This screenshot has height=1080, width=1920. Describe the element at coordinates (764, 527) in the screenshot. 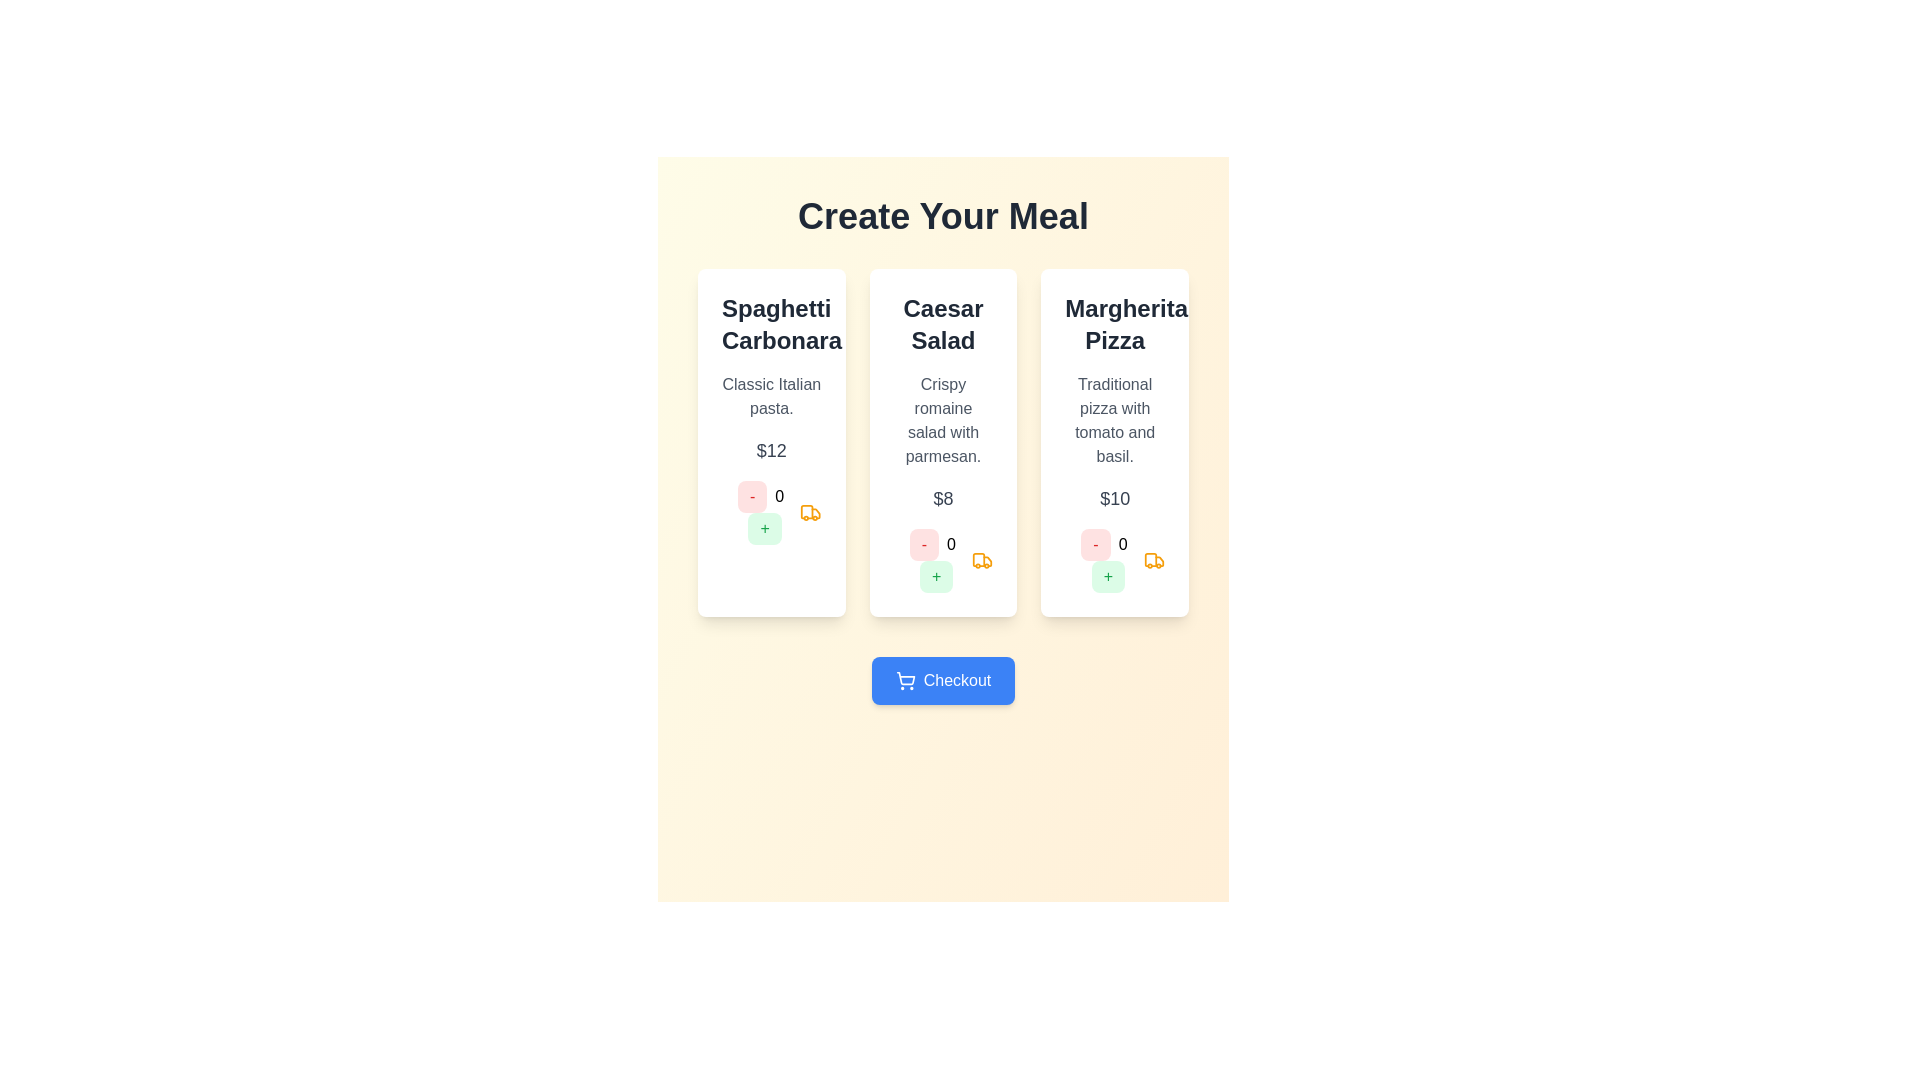

I see `the small green button with a centered '+' symbol, located below the '0' label and adjacent to the '-' button in the first card (Spaghetti Carbonara)` at that location.